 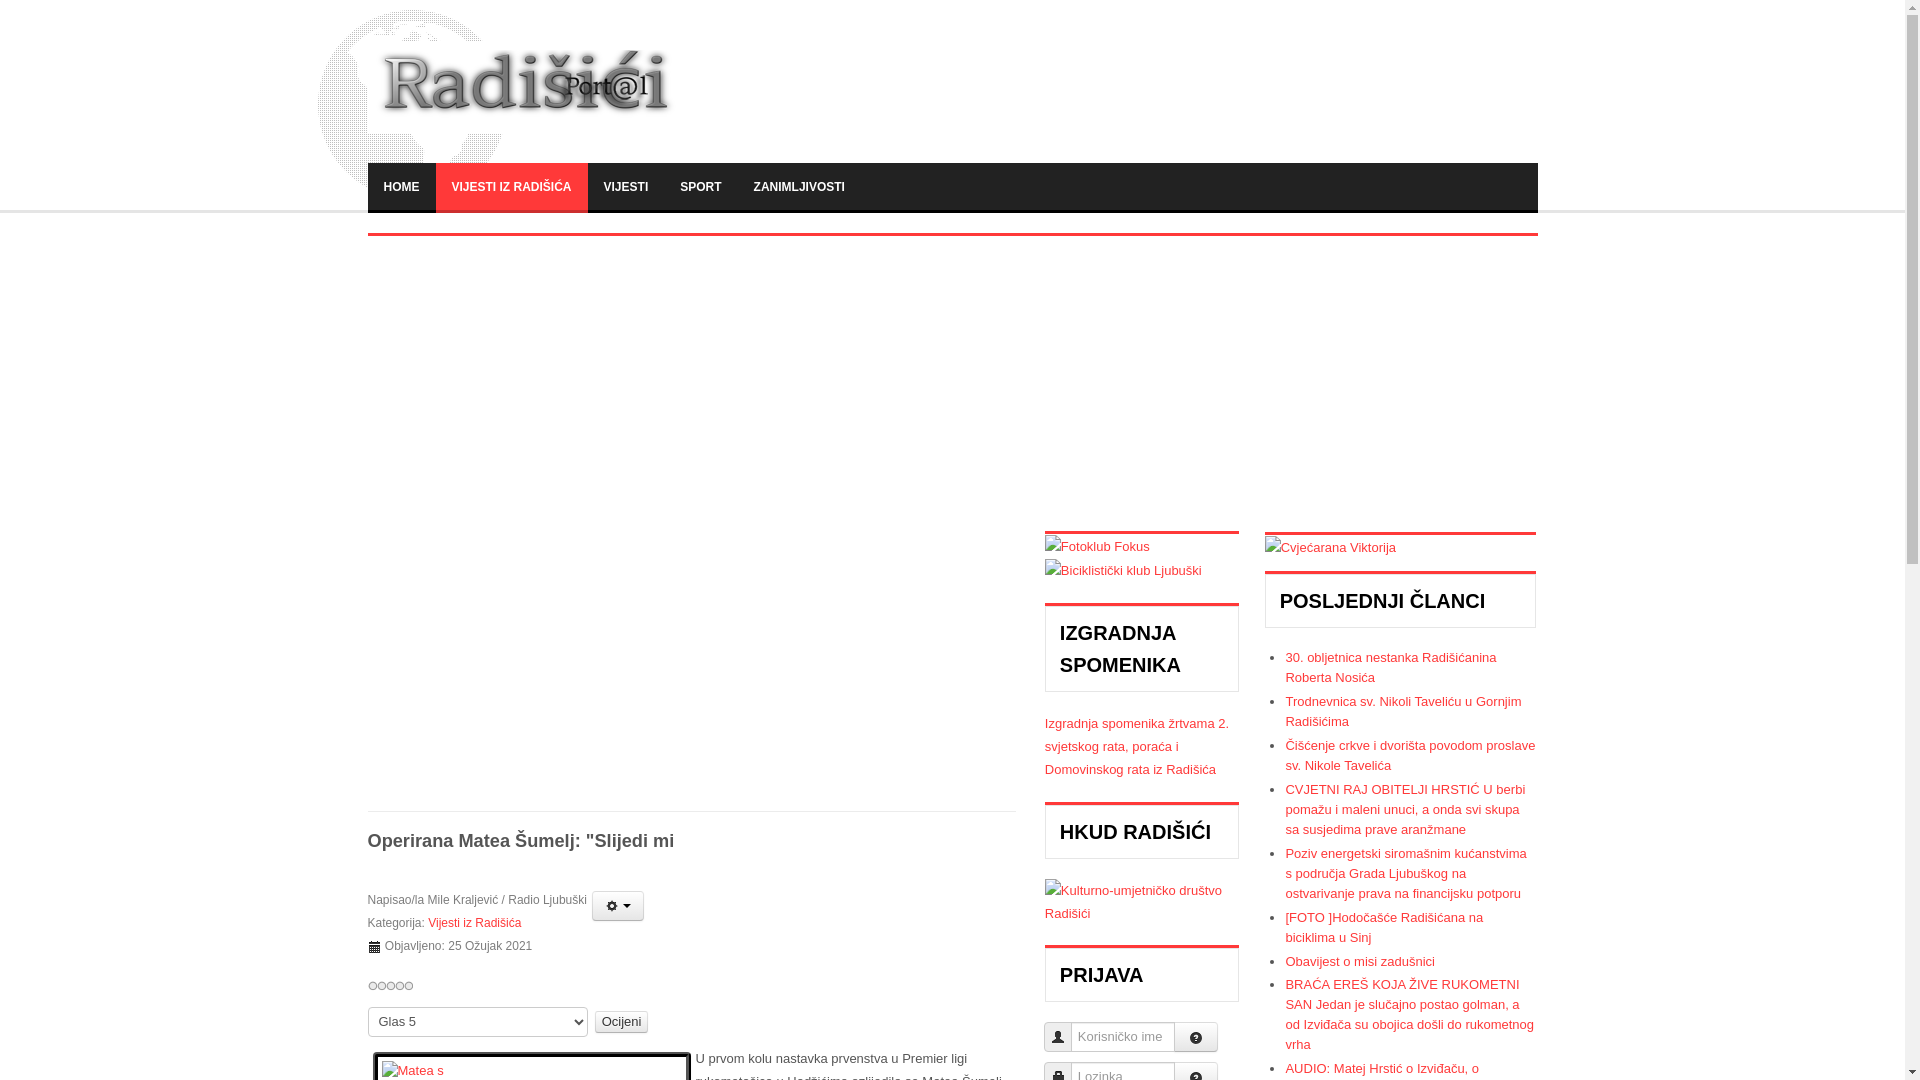 What do you see at coordinates (621, 1022) in the screenshot?
I see `'Ocijeni'` at bounding box center [621, 1022].